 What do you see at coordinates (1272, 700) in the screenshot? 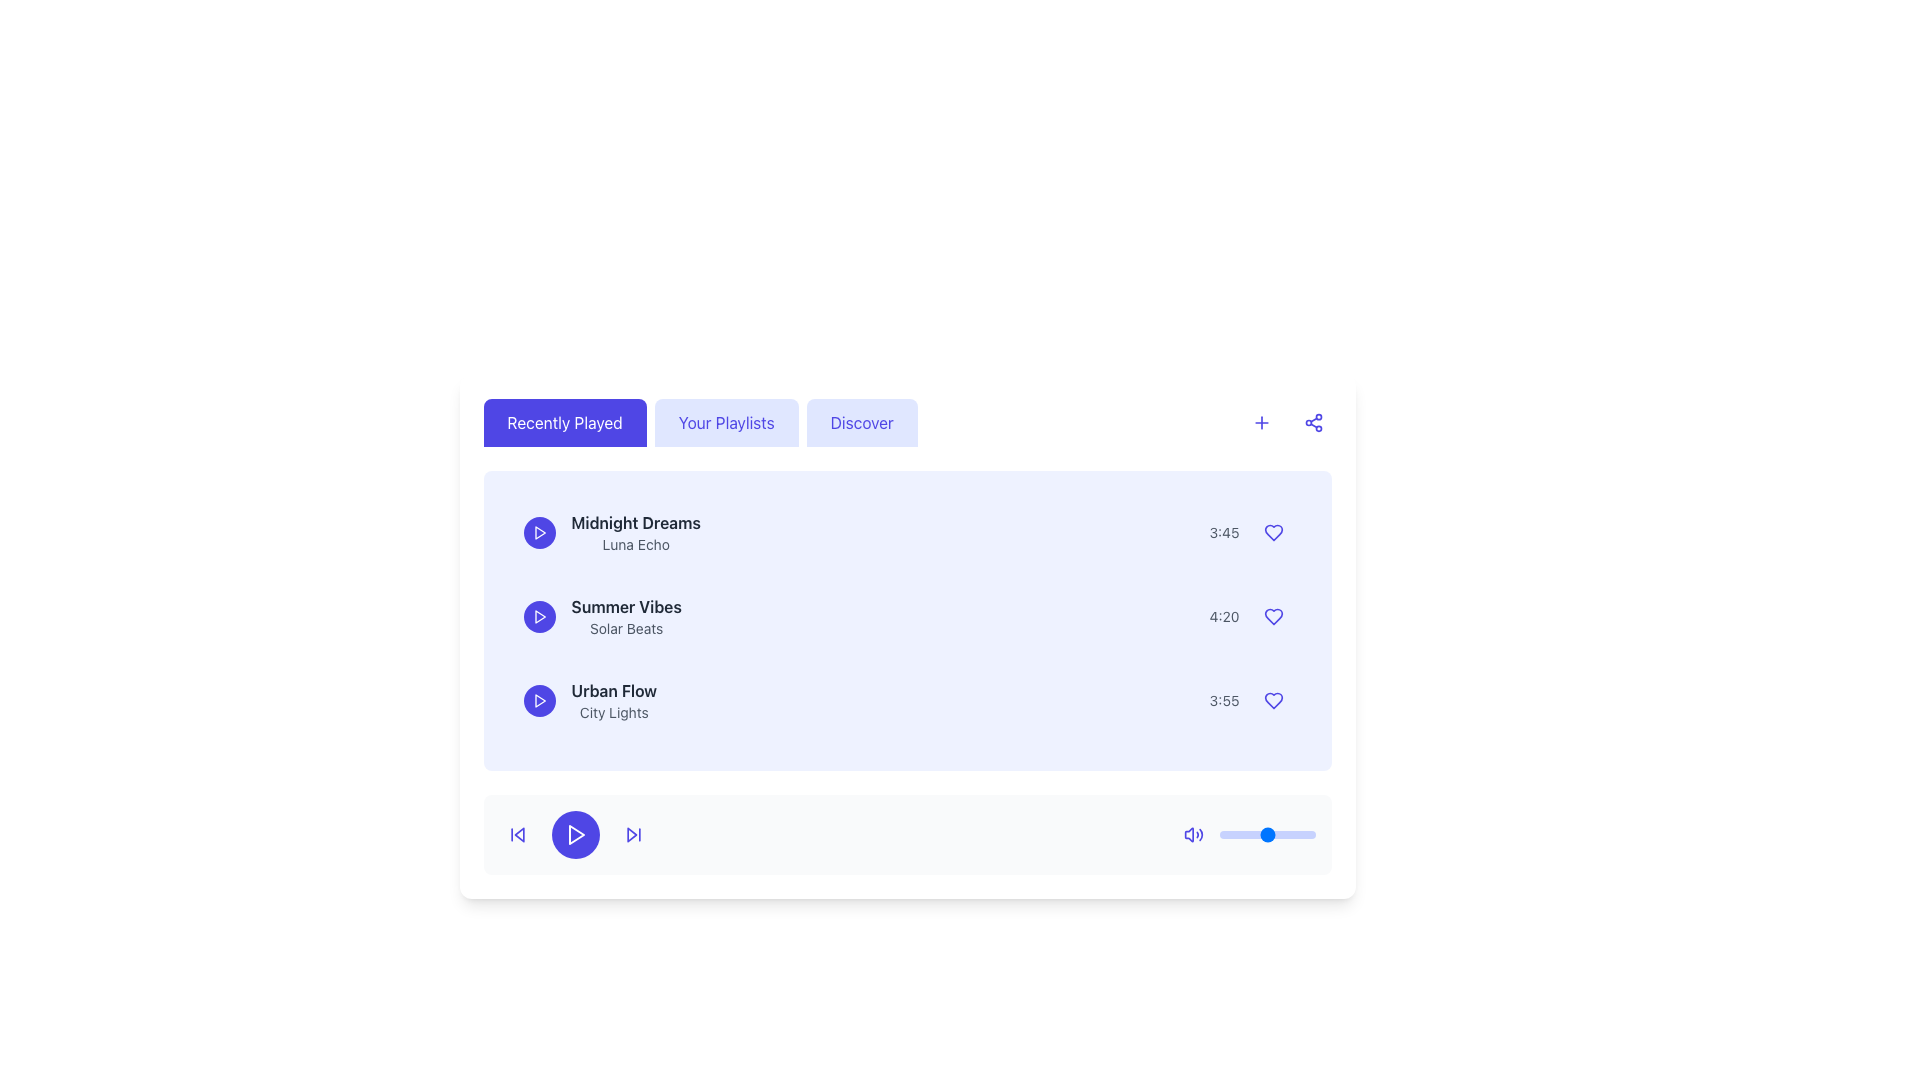
I see `the heart-shaped blue outline icon located in the third row of the playlist interface beside the duration of the song 'Urban Flow'` at bounding box center [1272, 700].